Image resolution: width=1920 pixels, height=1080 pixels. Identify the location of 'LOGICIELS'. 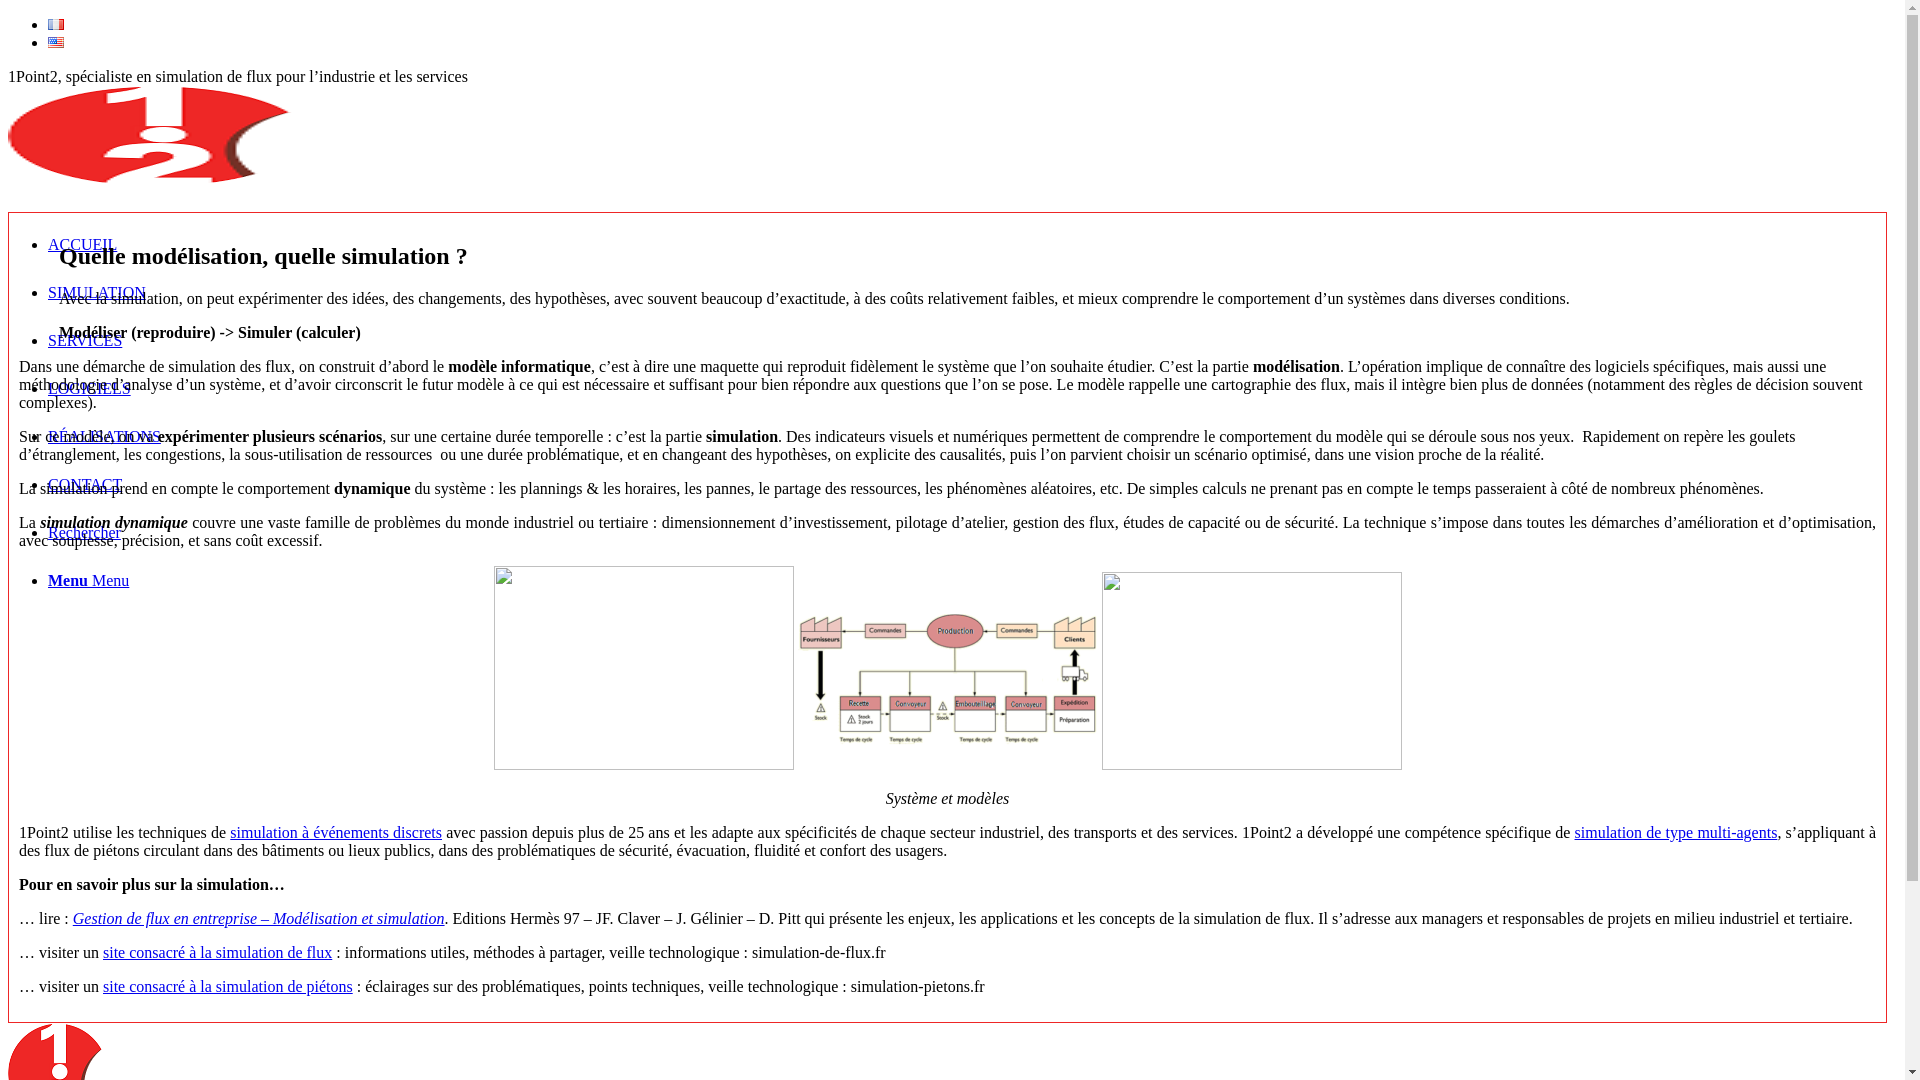
(88, 388).